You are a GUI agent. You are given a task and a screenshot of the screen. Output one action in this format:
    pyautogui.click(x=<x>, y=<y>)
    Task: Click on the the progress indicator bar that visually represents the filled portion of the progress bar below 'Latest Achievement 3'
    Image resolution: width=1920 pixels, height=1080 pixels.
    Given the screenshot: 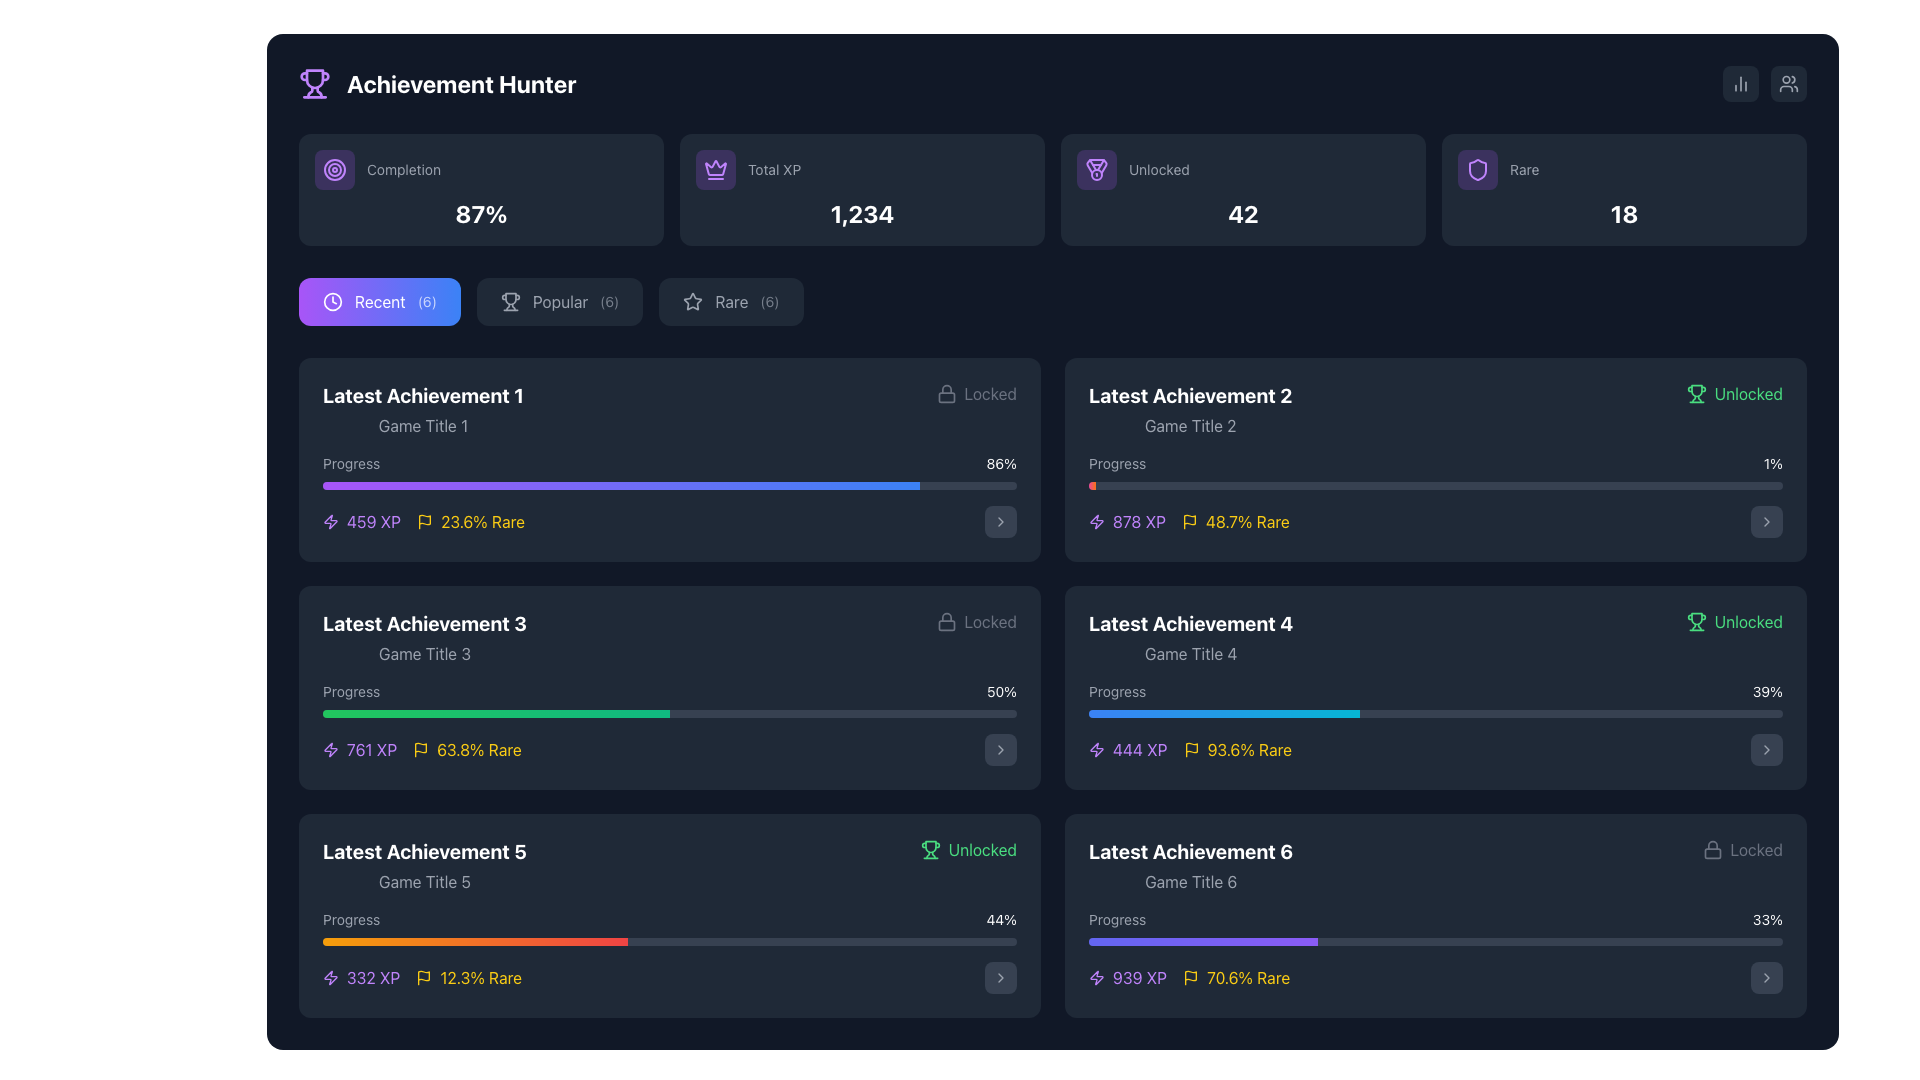 What is the action you would take?
    pyautogui.click(x=496, y=712)
    